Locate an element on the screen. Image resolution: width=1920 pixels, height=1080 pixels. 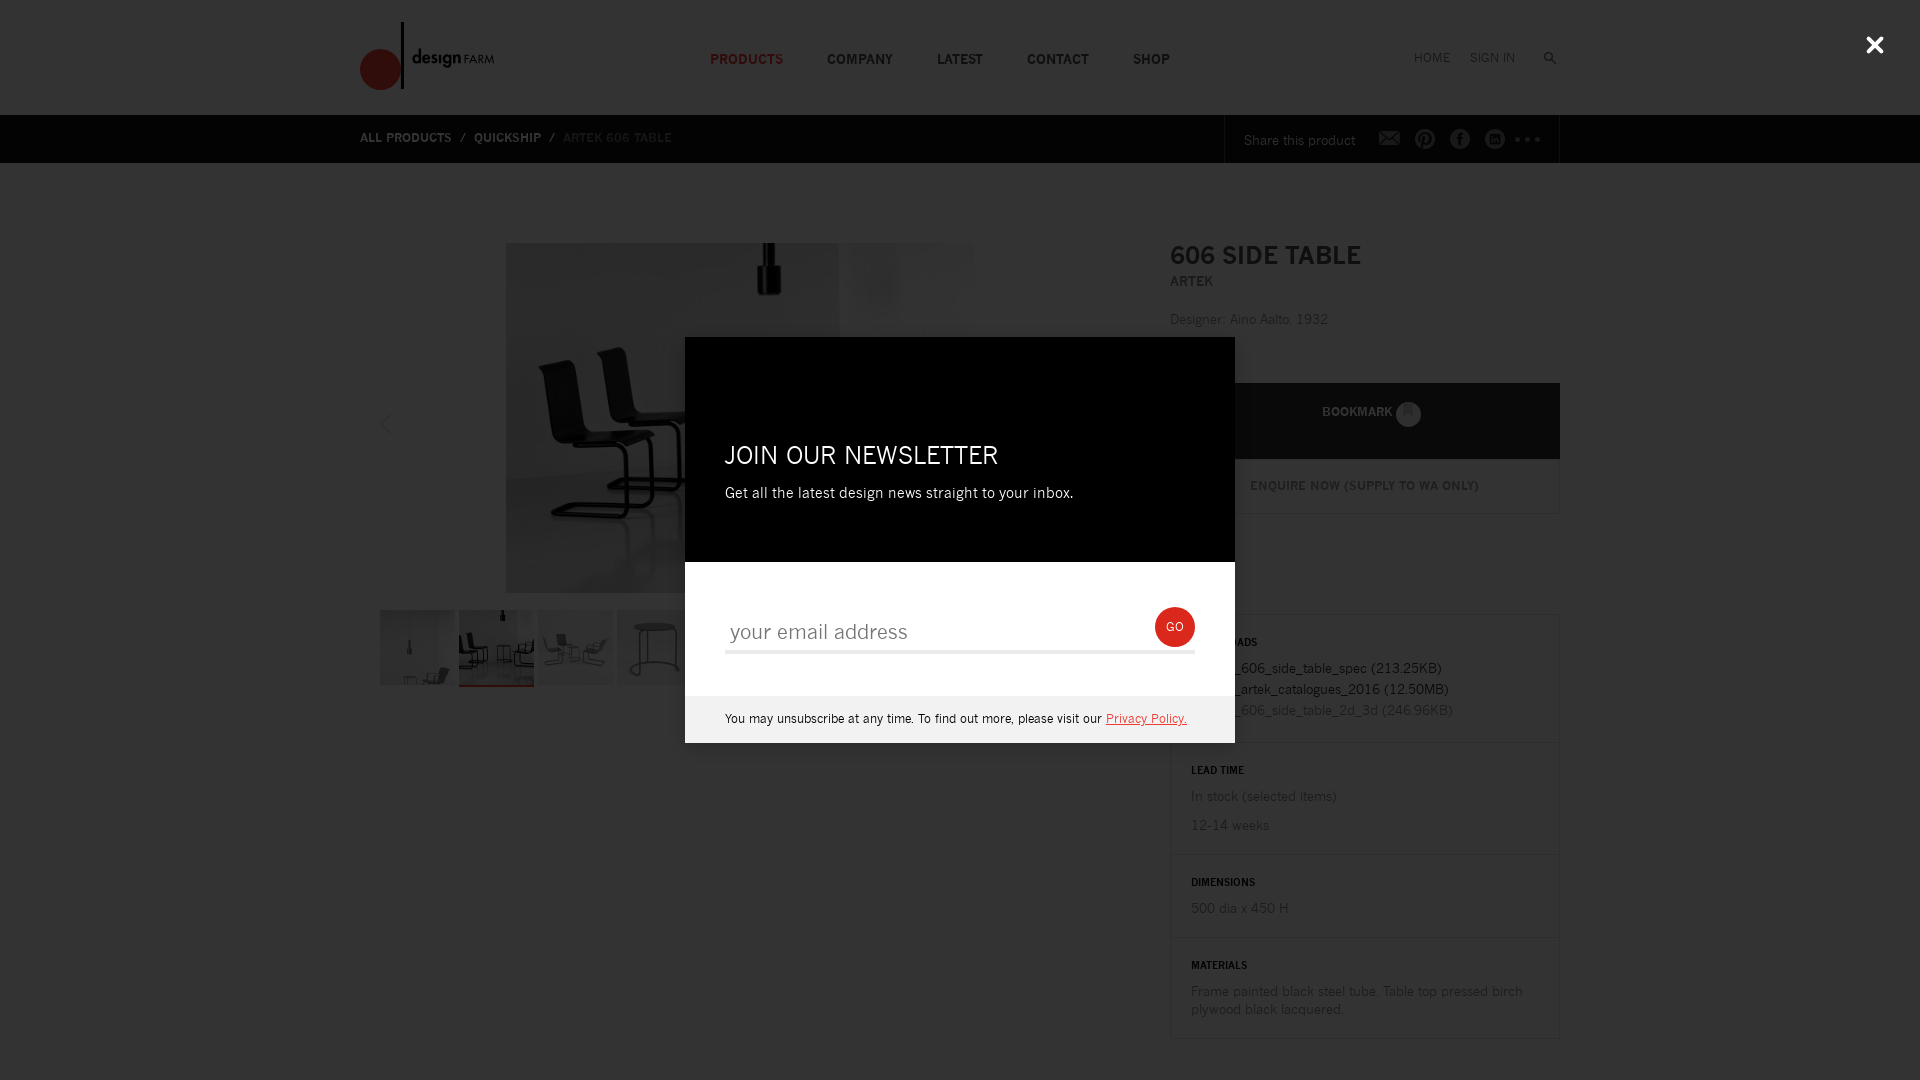
'More share options' is located at coordinates (1529, 137).